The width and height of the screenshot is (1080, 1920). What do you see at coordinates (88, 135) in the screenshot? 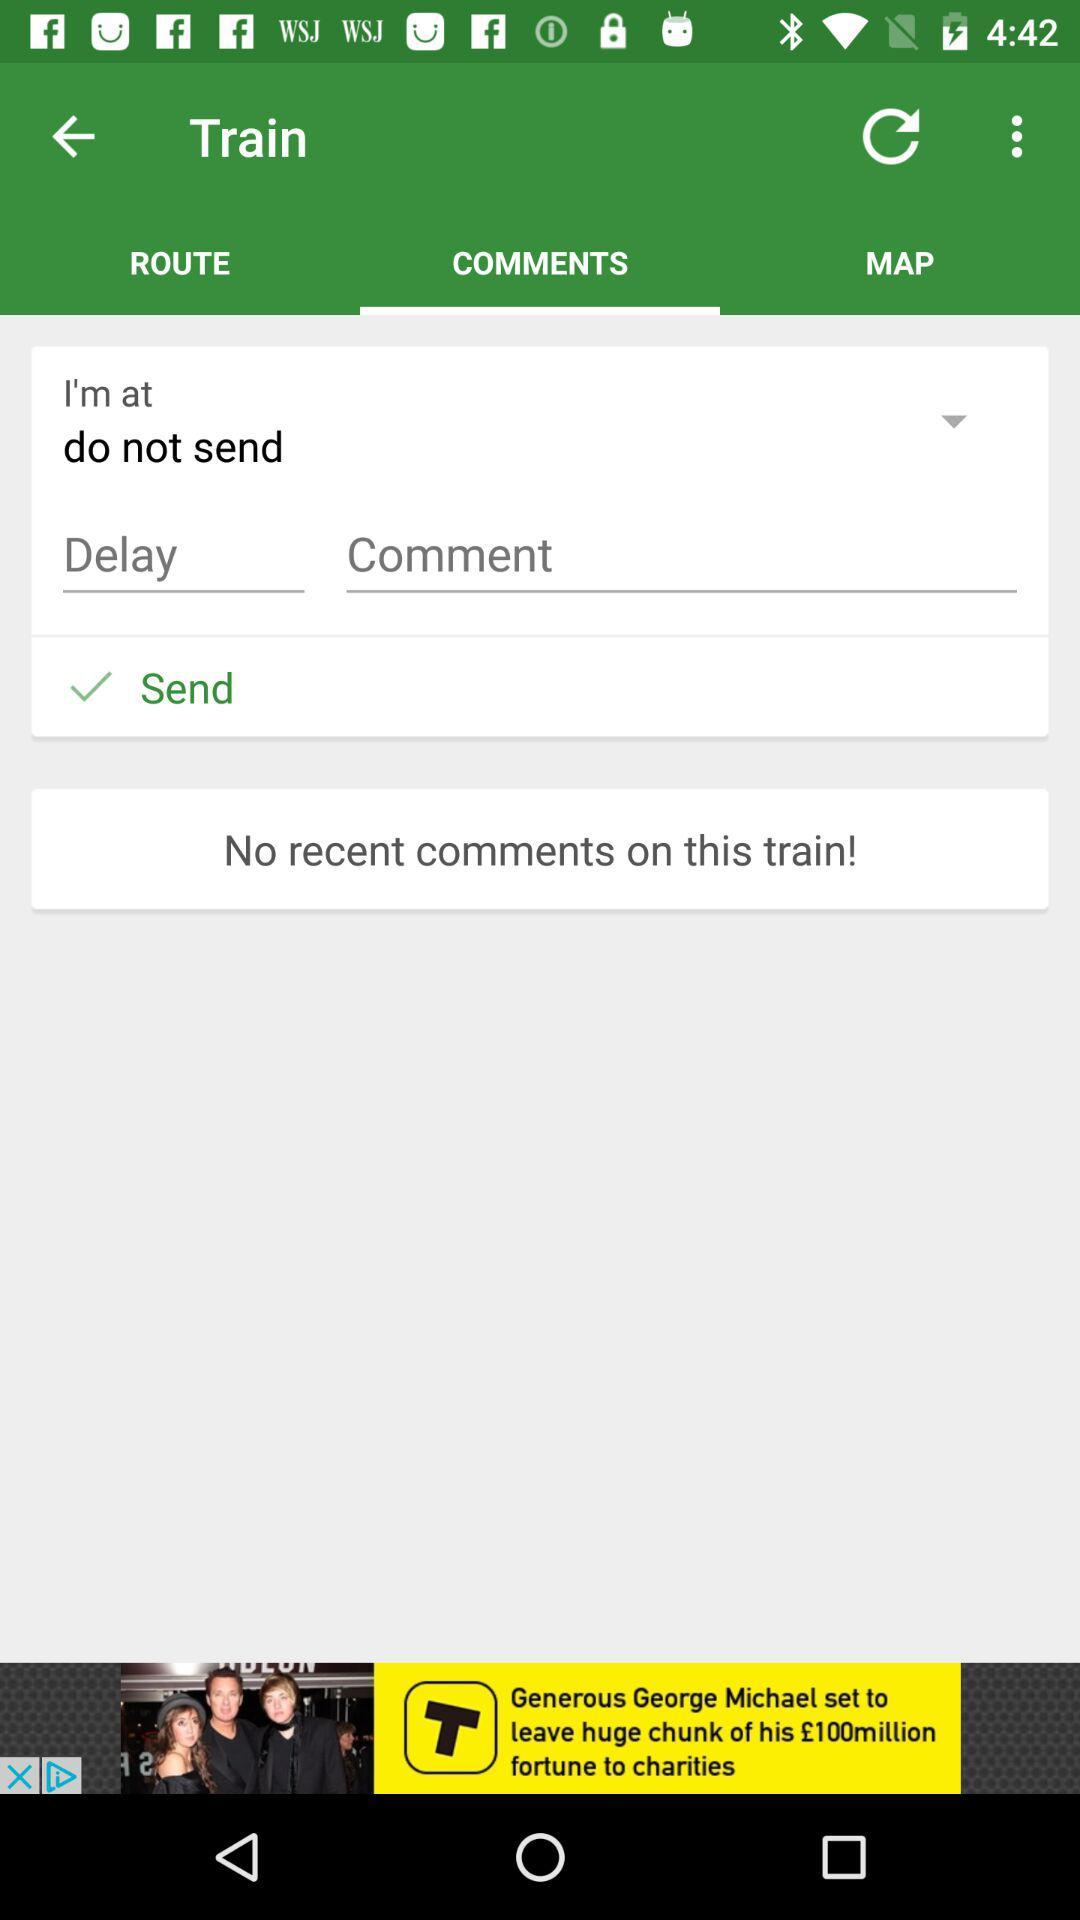
I see `go back` at bounding box center [88, 135].